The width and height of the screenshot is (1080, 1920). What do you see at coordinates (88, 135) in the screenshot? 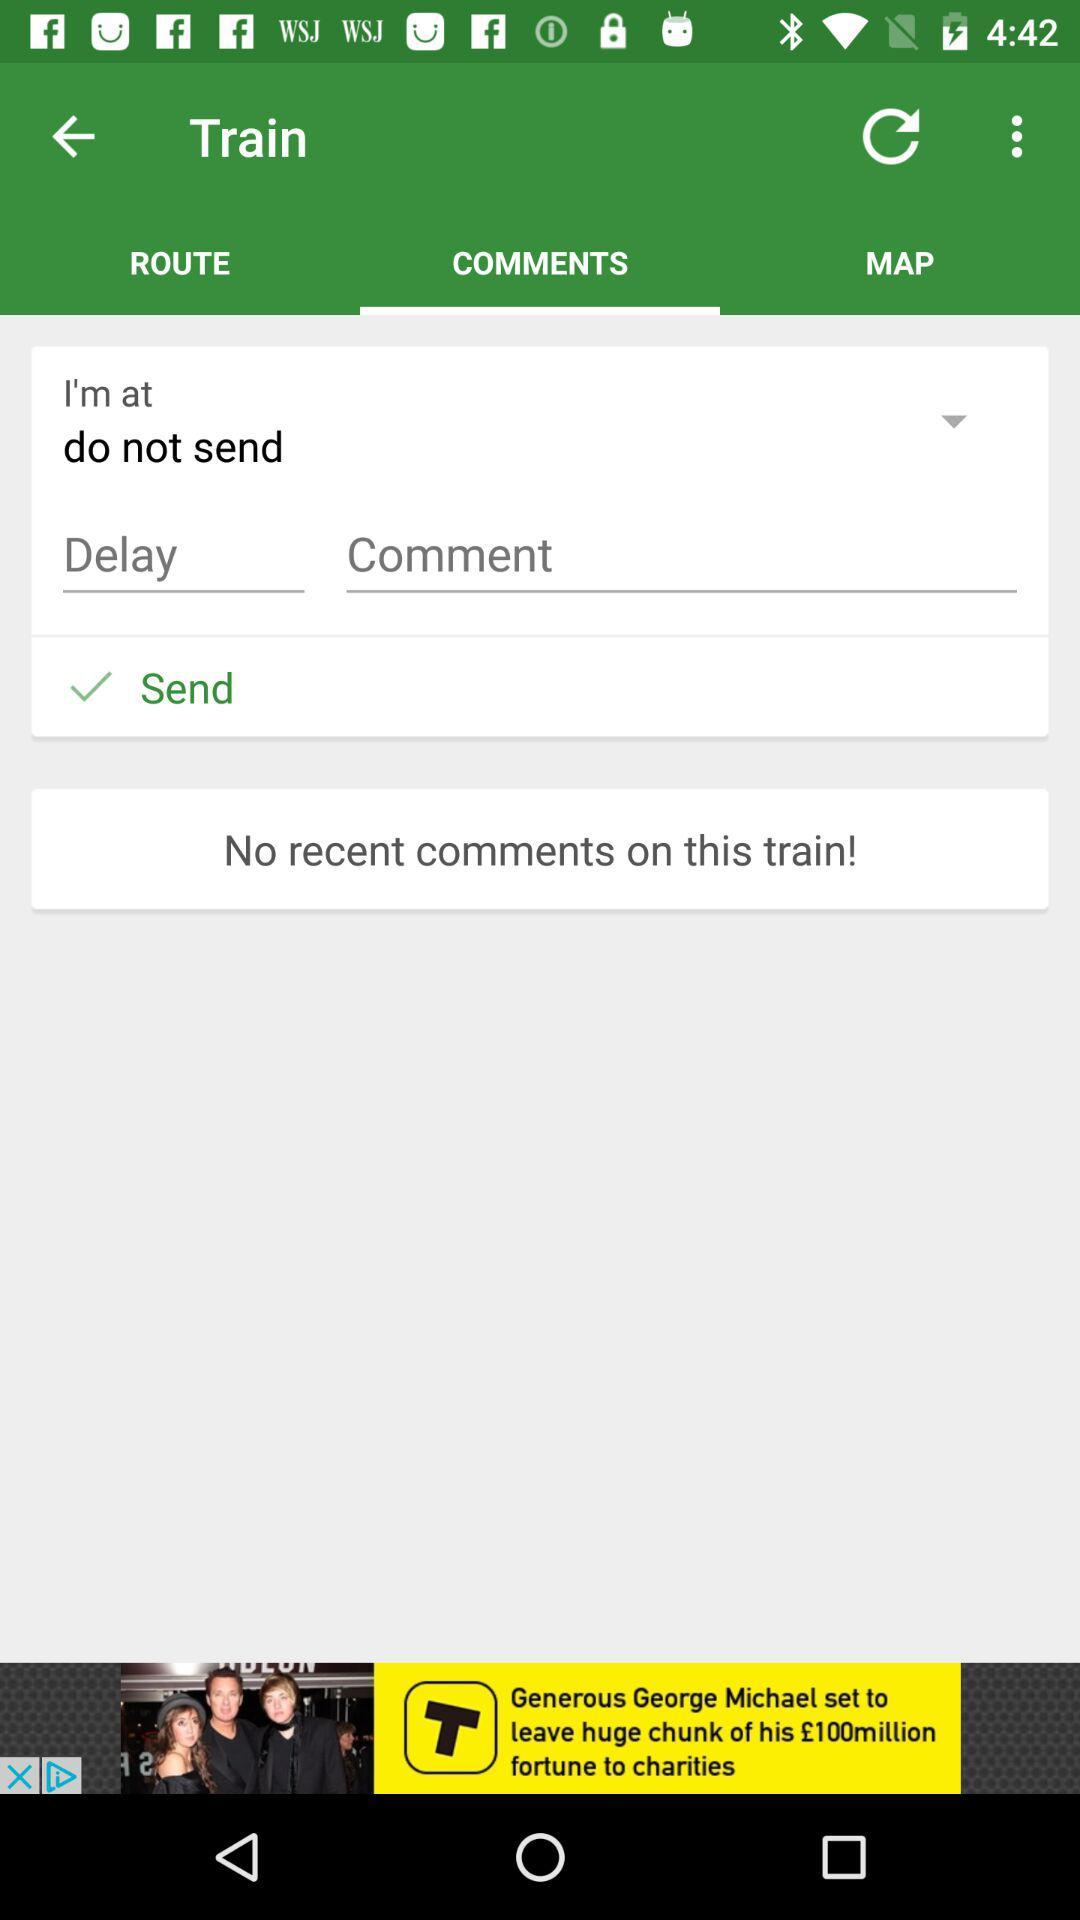
I see `go back` at bounding box center [88, 135].